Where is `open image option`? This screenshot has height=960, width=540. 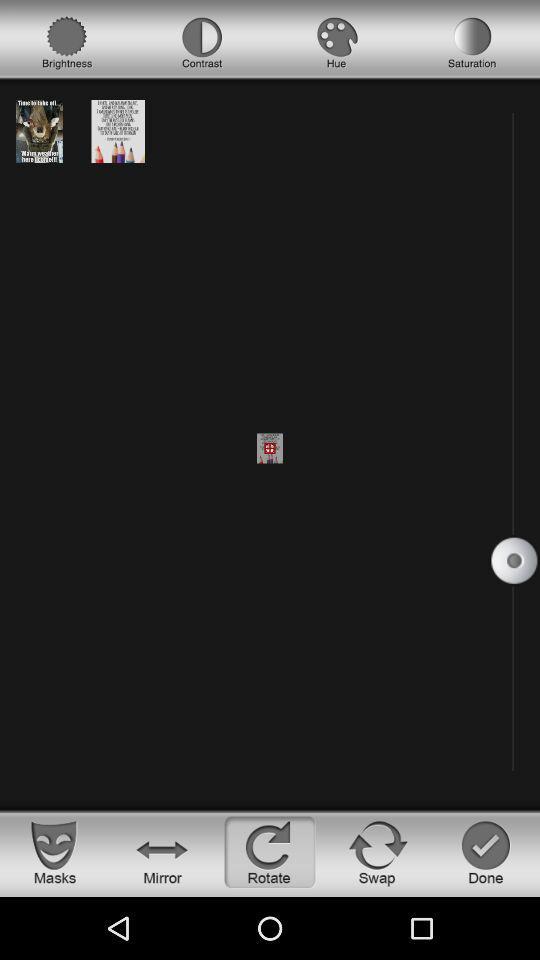 open image option is located at coordinates (39, 130).